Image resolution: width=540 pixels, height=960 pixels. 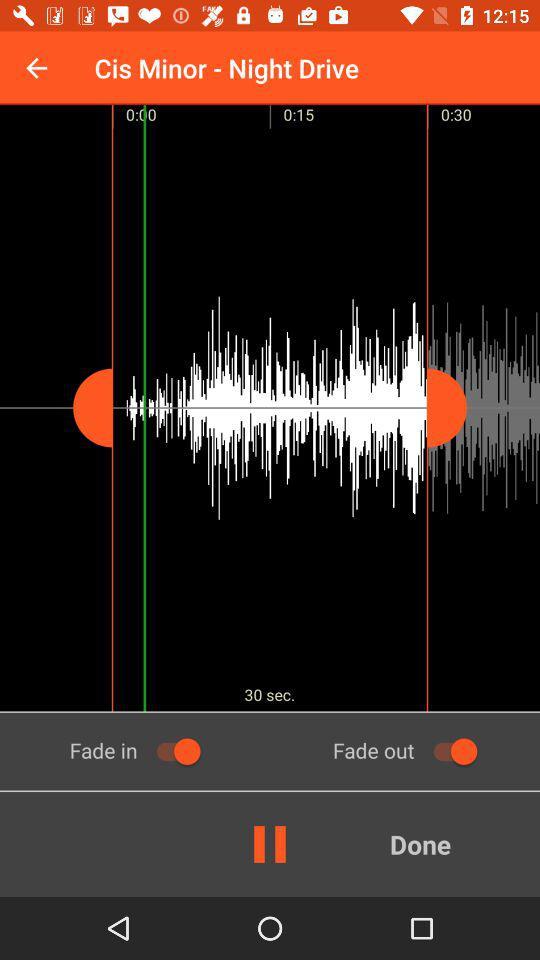 I want to click on go back, so click(x=36, y=68).